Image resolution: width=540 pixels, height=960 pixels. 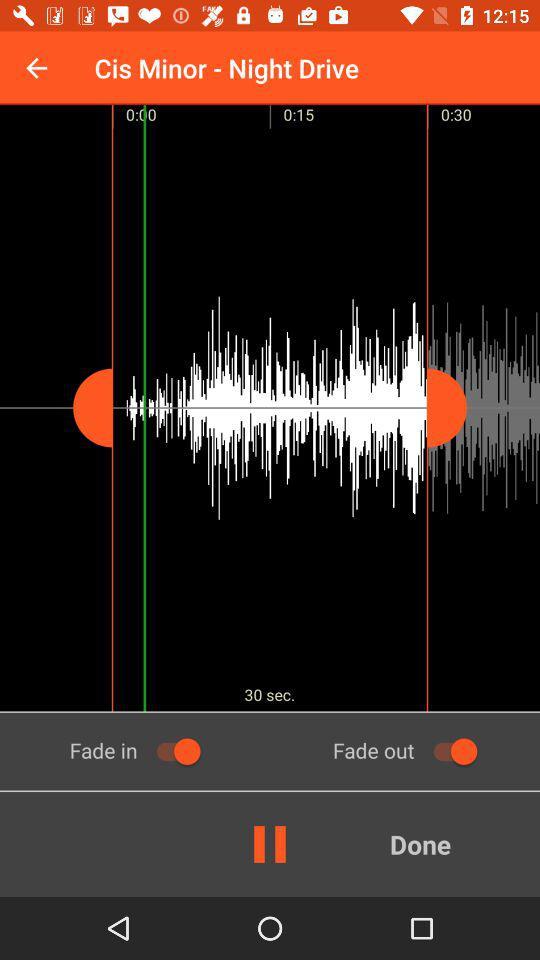 I want to click on go back, so click(x=36, y=68).